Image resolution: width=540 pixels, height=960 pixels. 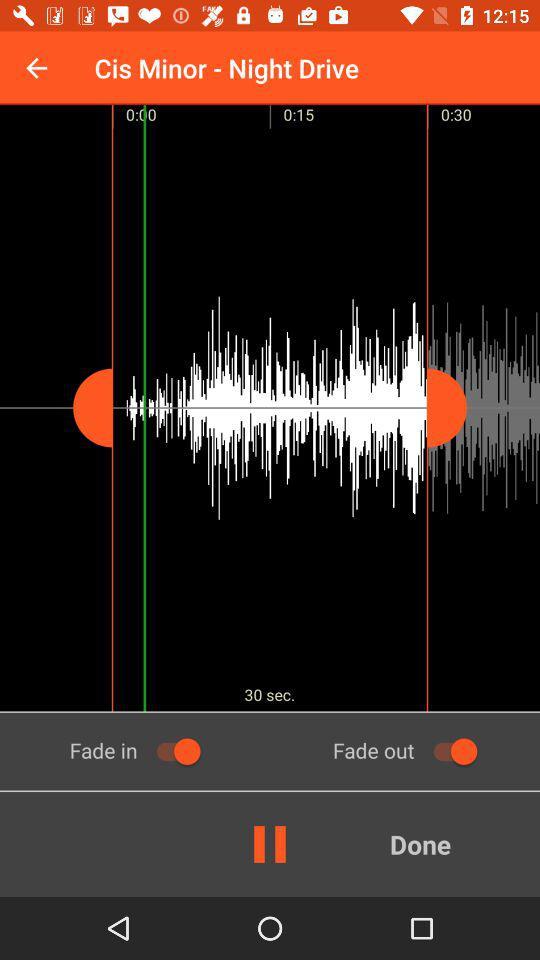 I want to click on go back, so click(x=36, y=68).